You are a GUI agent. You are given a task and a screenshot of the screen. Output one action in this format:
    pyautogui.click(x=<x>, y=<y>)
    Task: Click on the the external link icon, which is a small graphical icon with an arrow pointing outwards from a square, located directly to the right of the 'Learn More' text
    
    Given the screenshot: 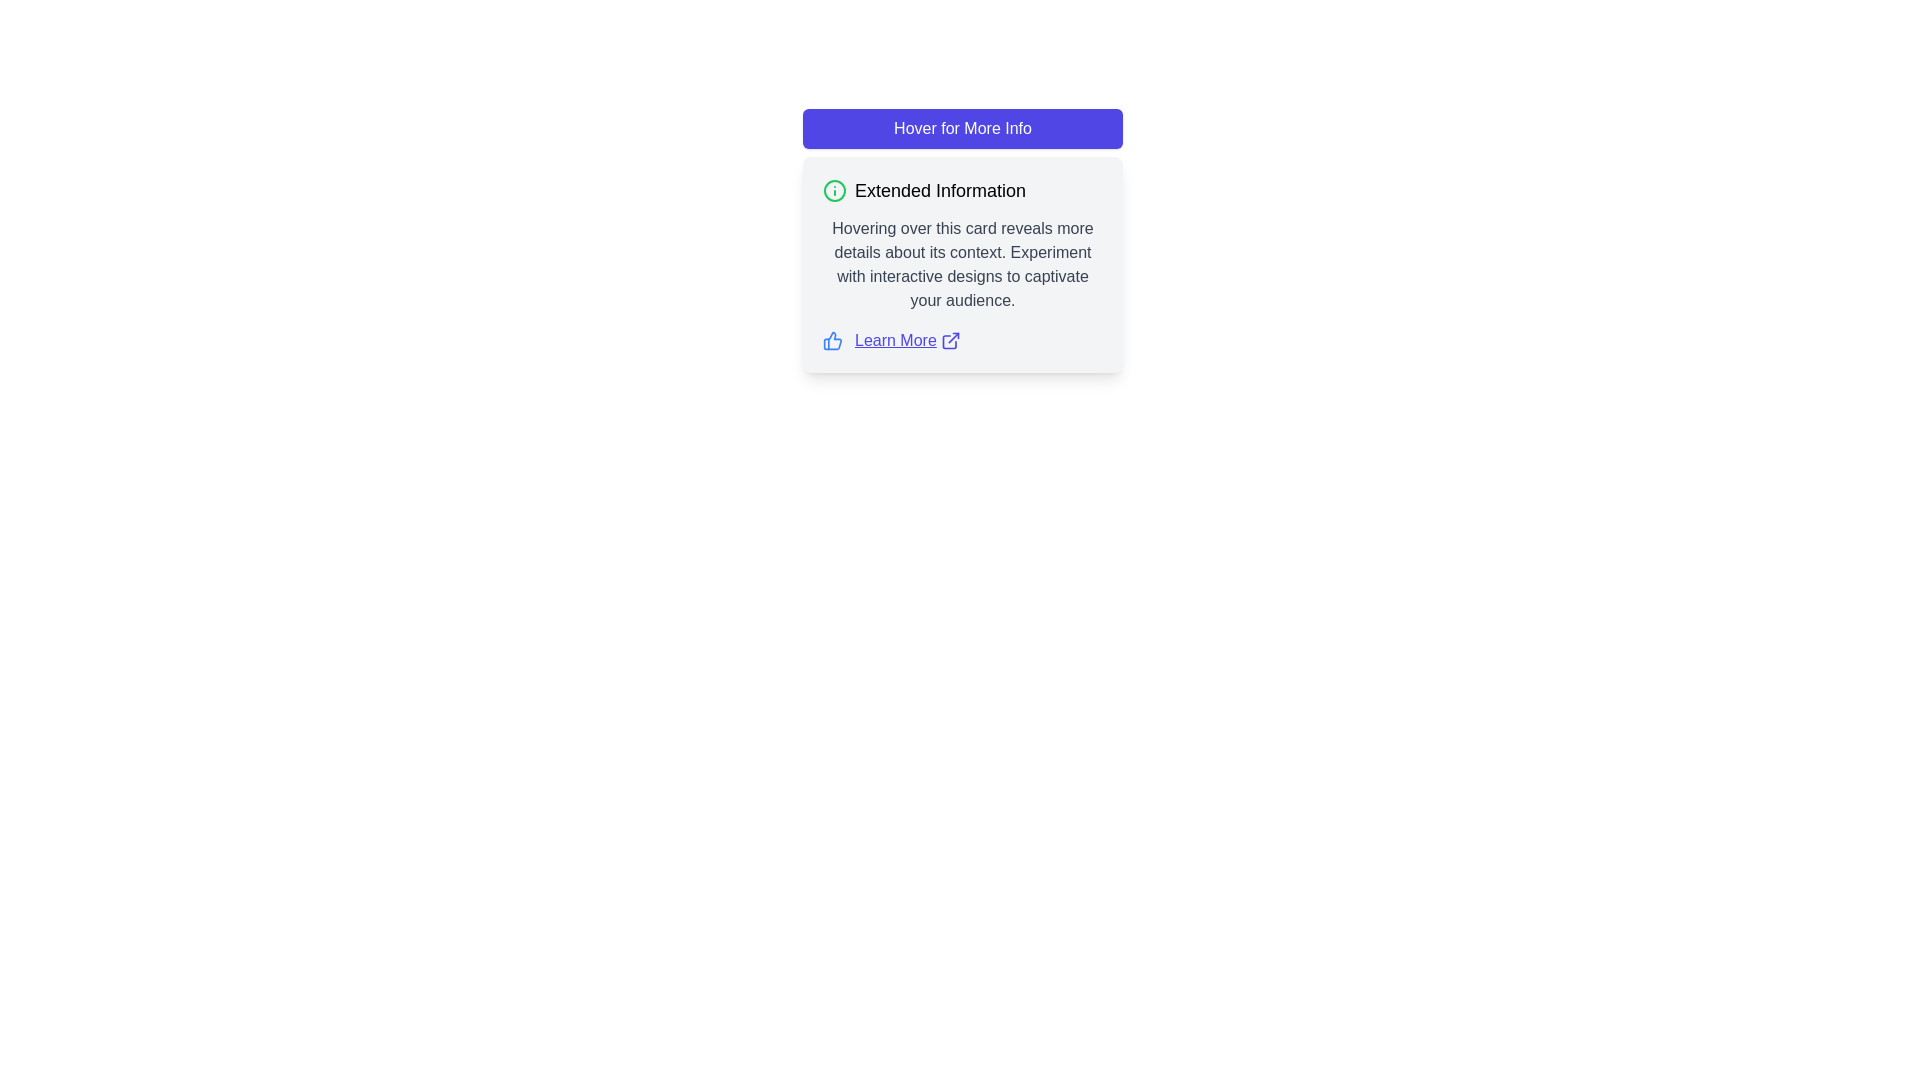 What is the action you would take?
    pyautogui.click(x=949, y=339)
    